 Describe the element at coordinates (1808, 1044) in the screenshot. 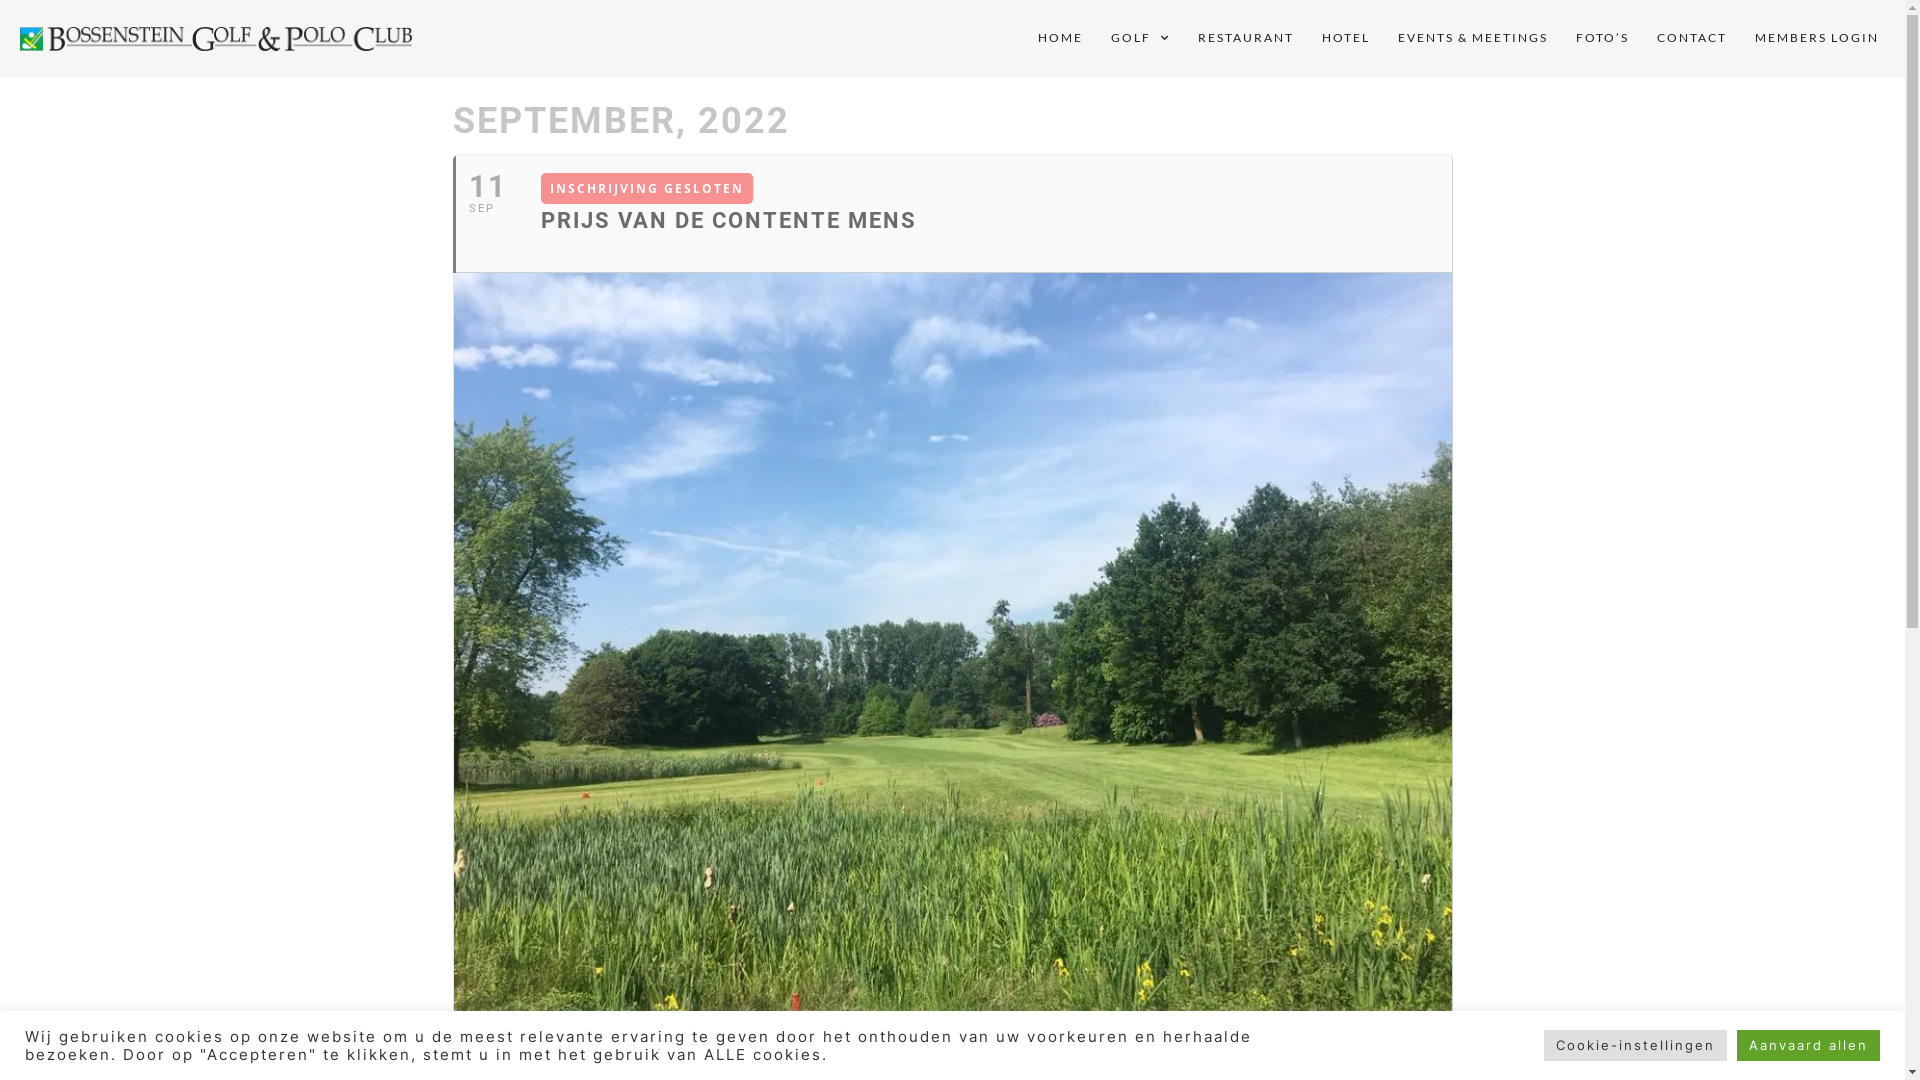

I see `'Aanvaard allen'` at that location.